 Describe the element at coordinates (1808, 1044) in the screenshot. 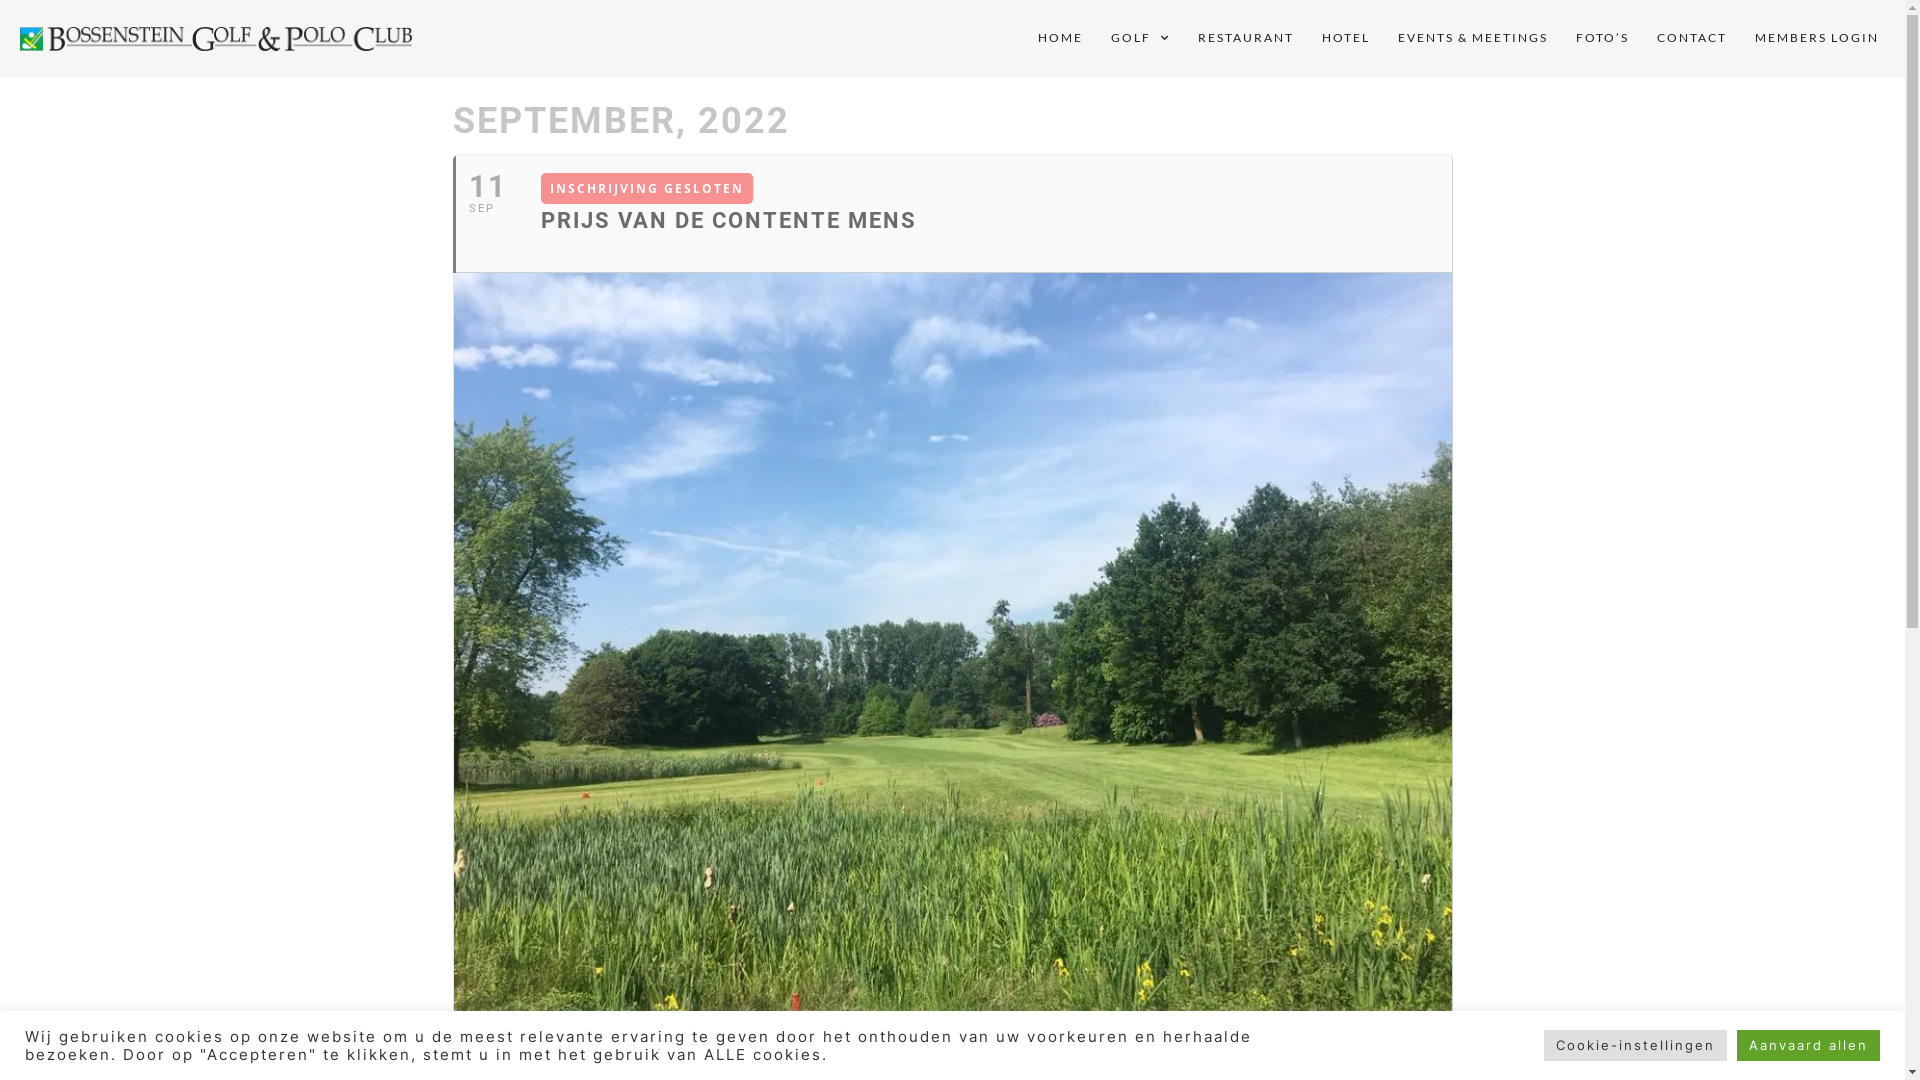

I see `'Aanvaard allen'` at that location.